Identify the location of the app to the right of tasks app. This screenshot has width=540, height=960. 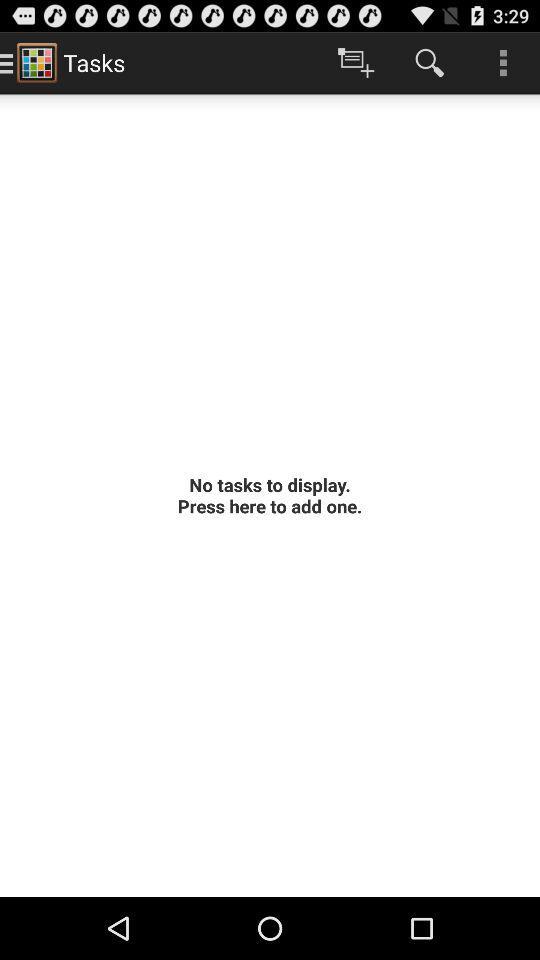
(355, 62).